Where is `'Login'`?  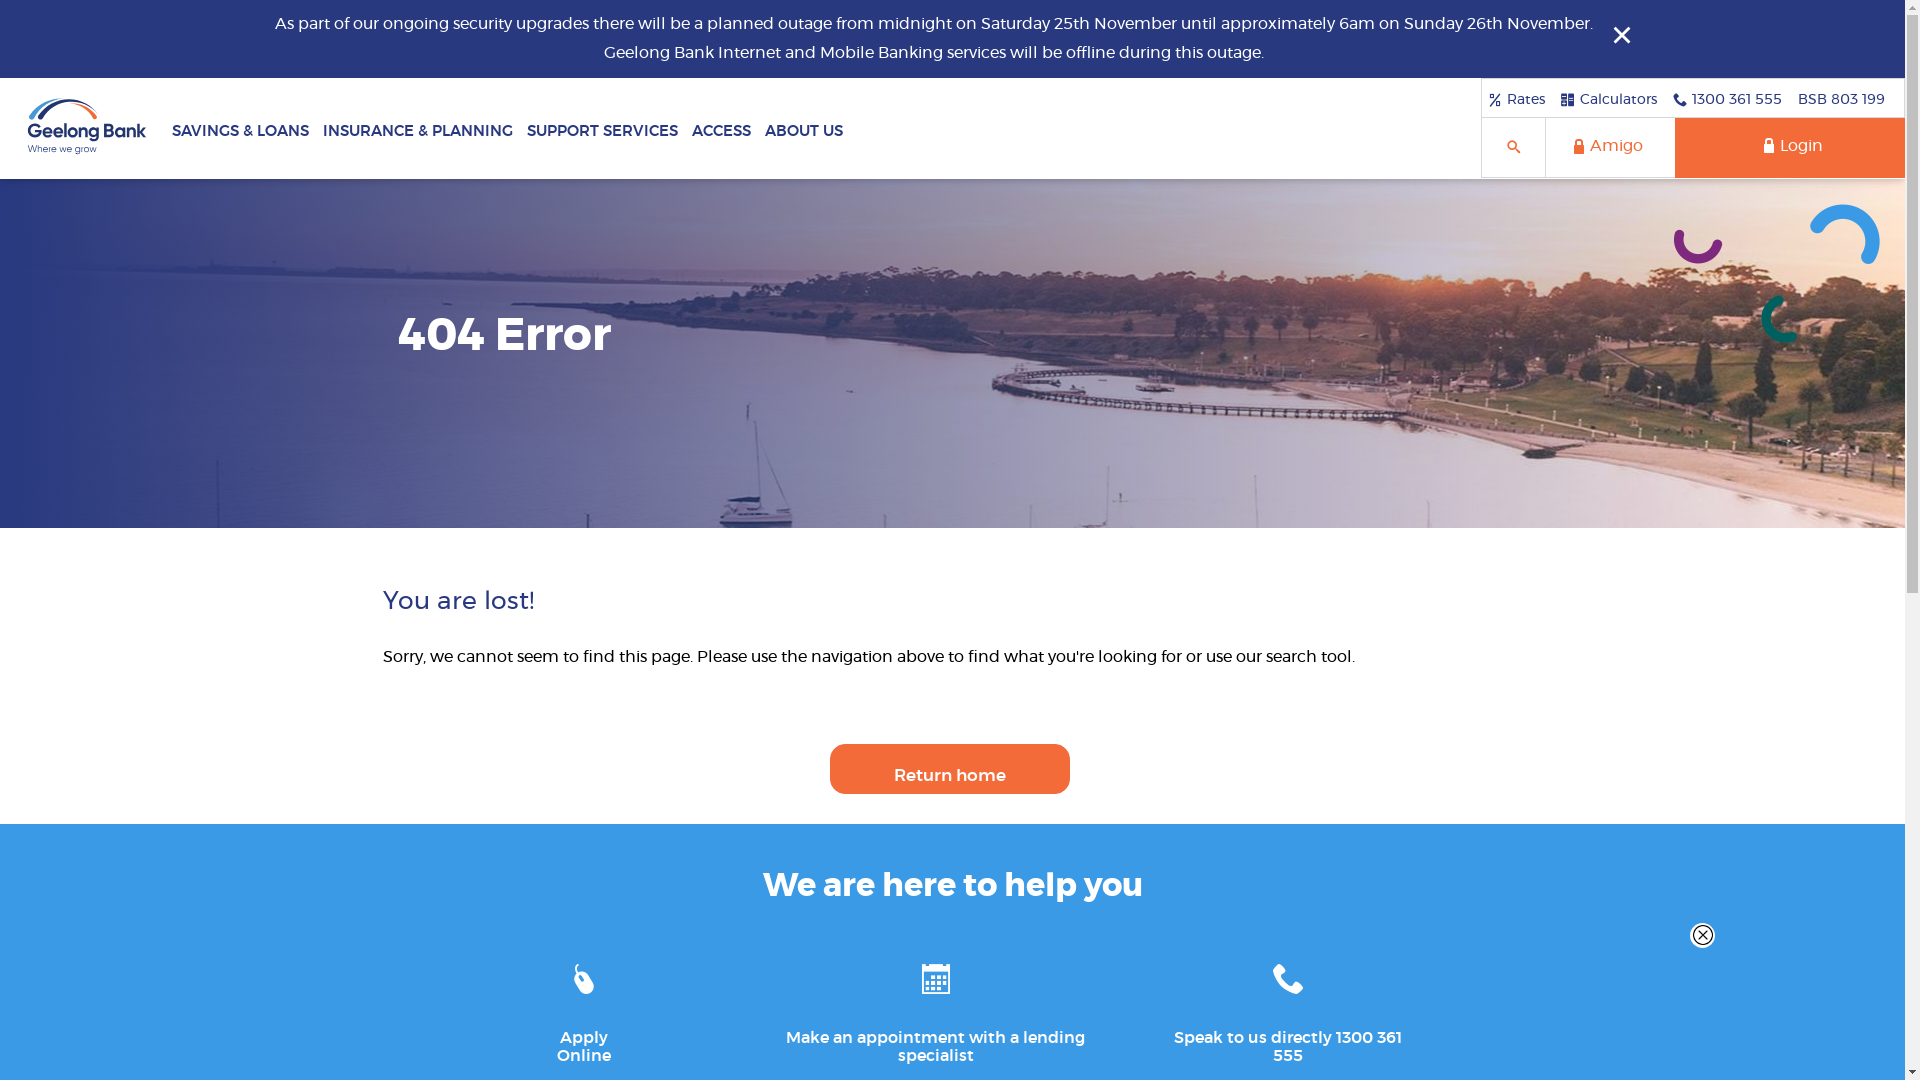
'Login' is located at coordinates (1790, 146).